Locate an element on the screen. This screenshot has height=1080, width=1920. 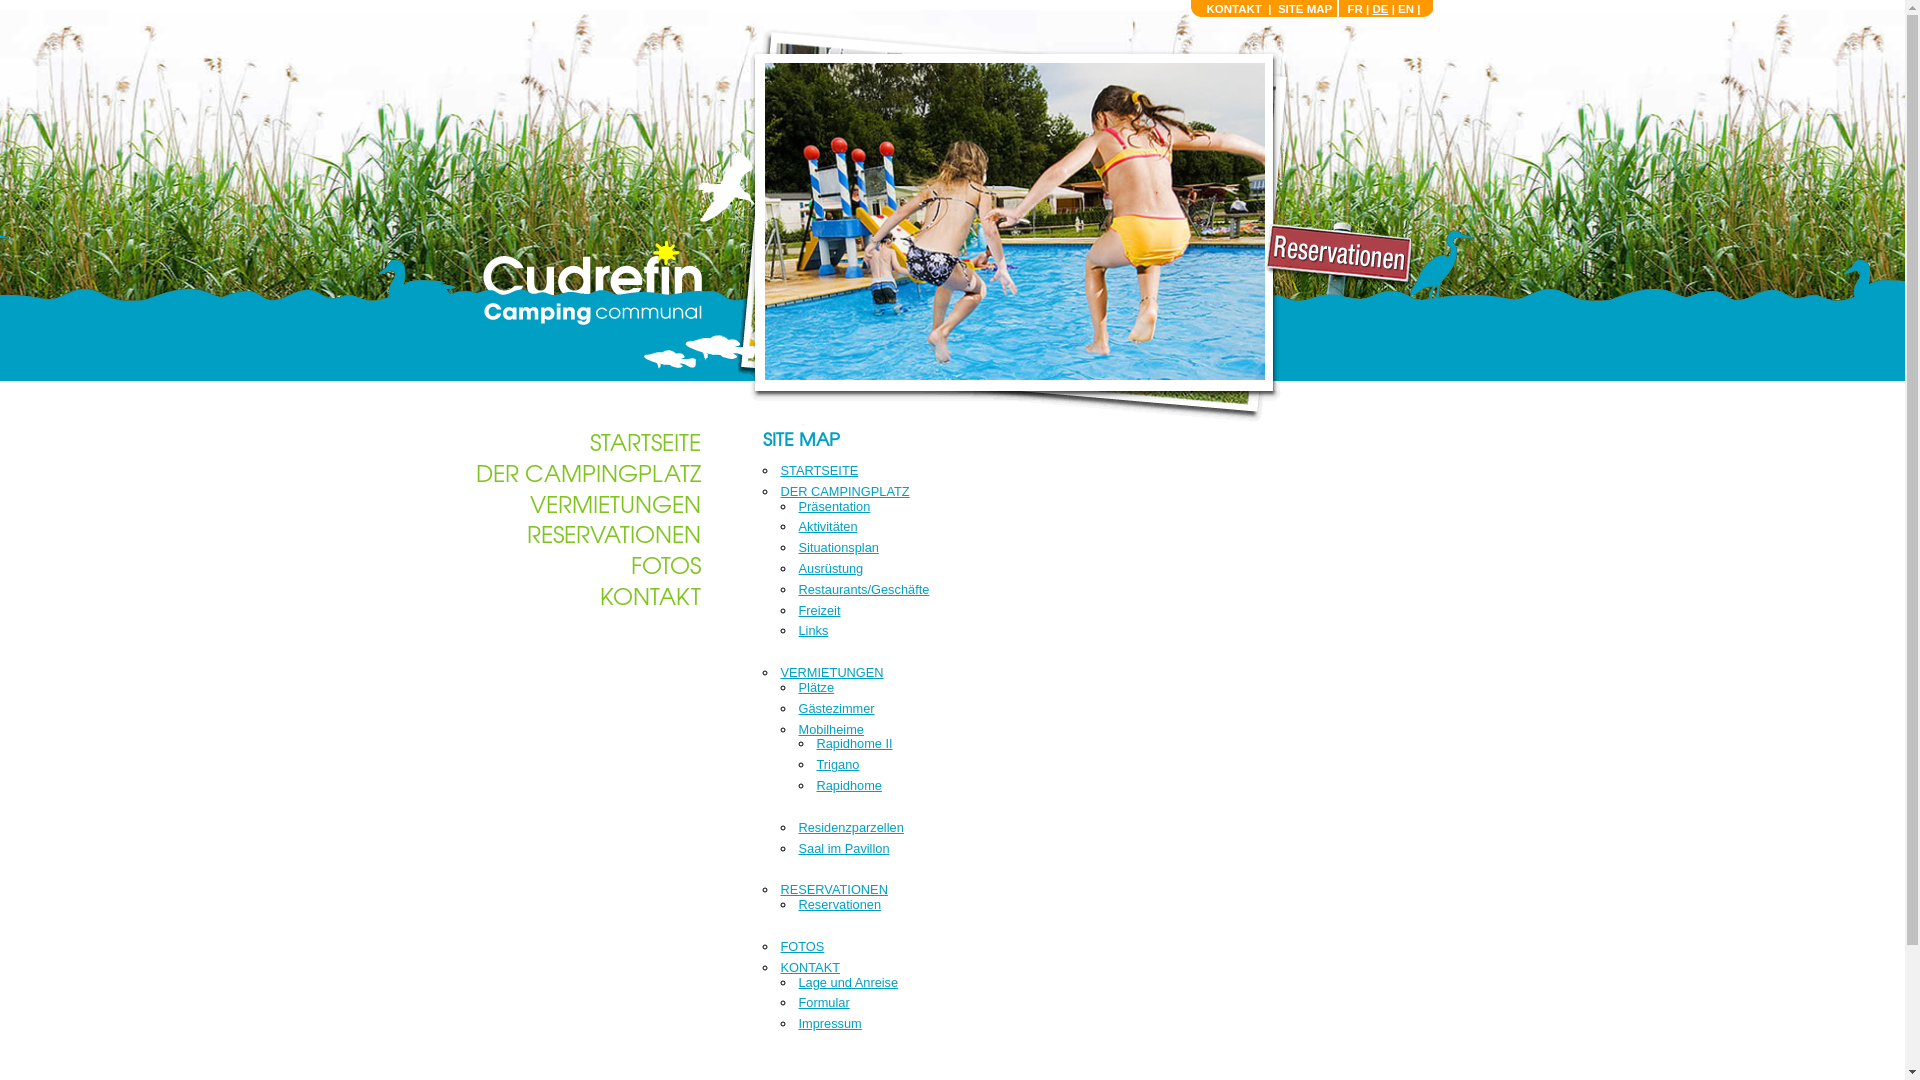
'Lage und Anreise' is located at coordinates (848, 981).